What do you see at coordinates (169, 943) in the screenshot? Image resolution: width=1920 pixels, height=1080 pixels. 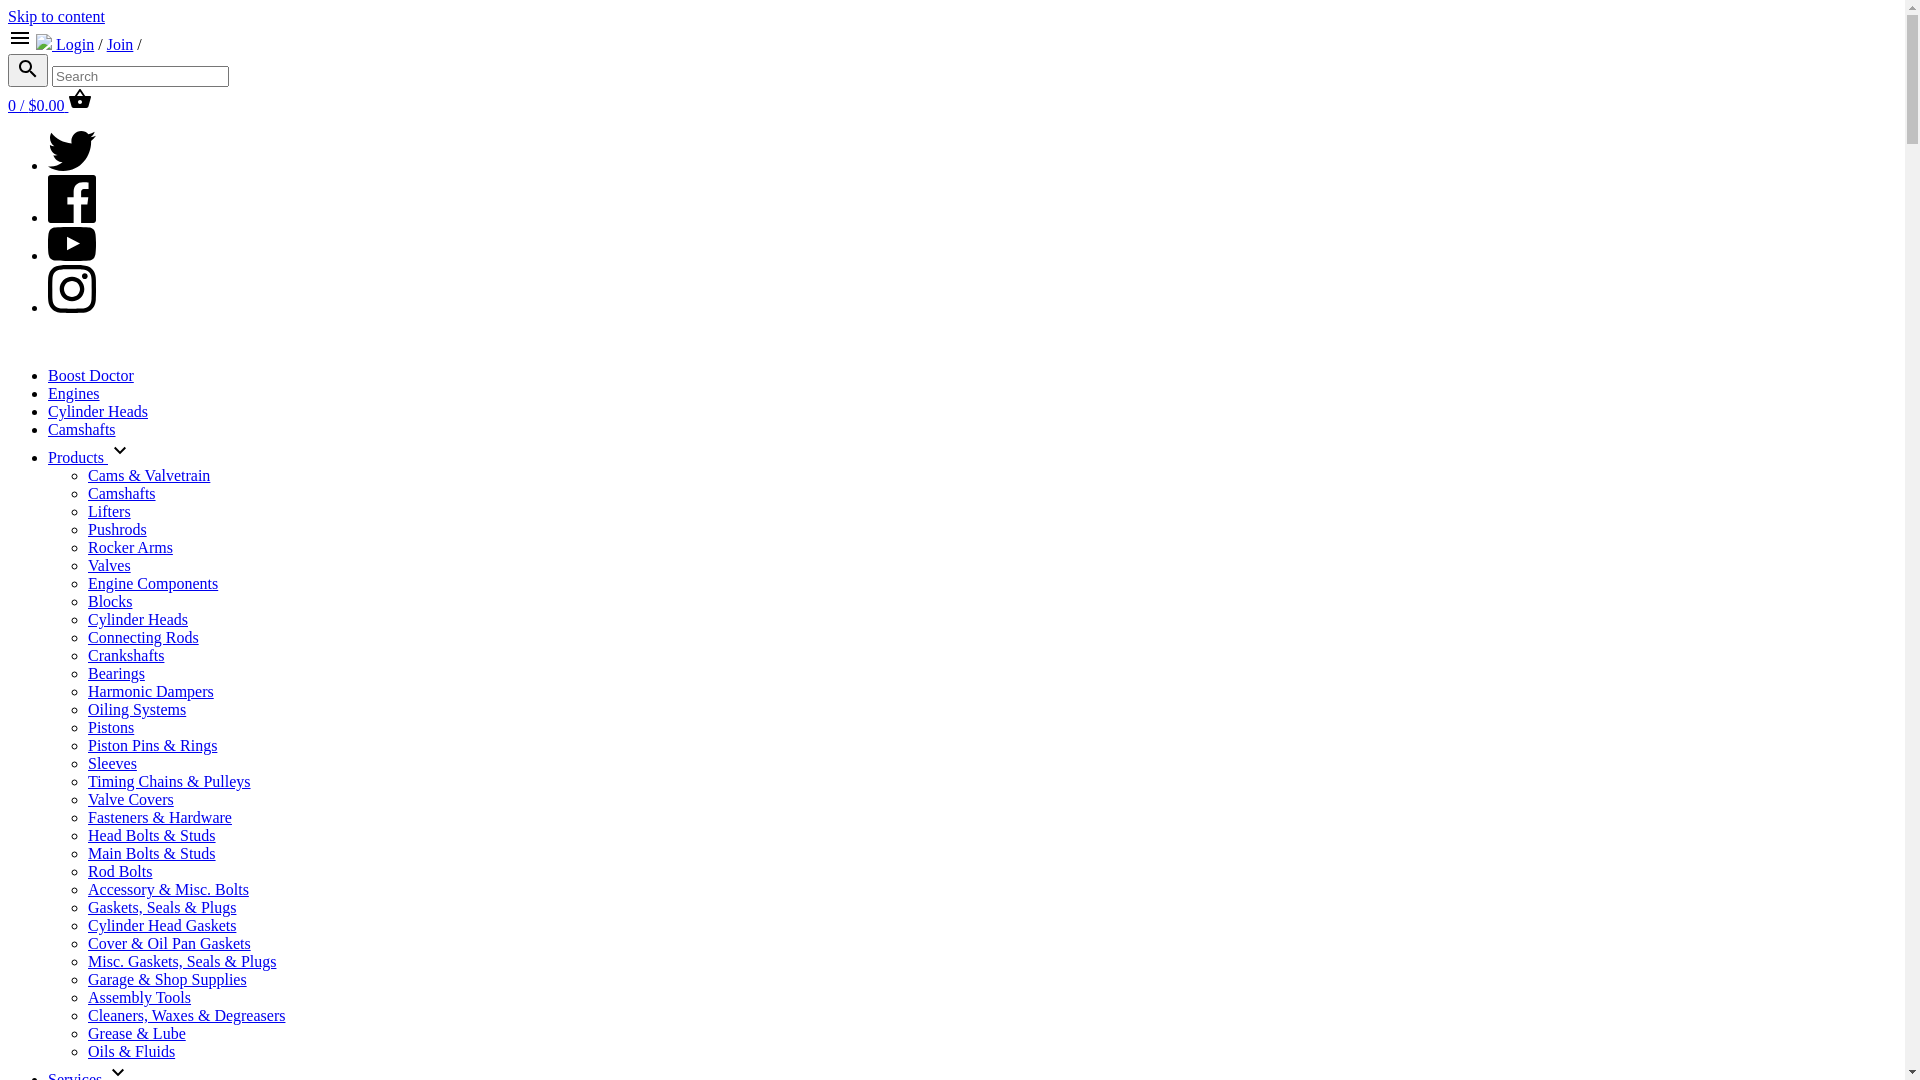 I see `'Cover & Oil Pan Gaskets'` at bounding box center [169, 943].